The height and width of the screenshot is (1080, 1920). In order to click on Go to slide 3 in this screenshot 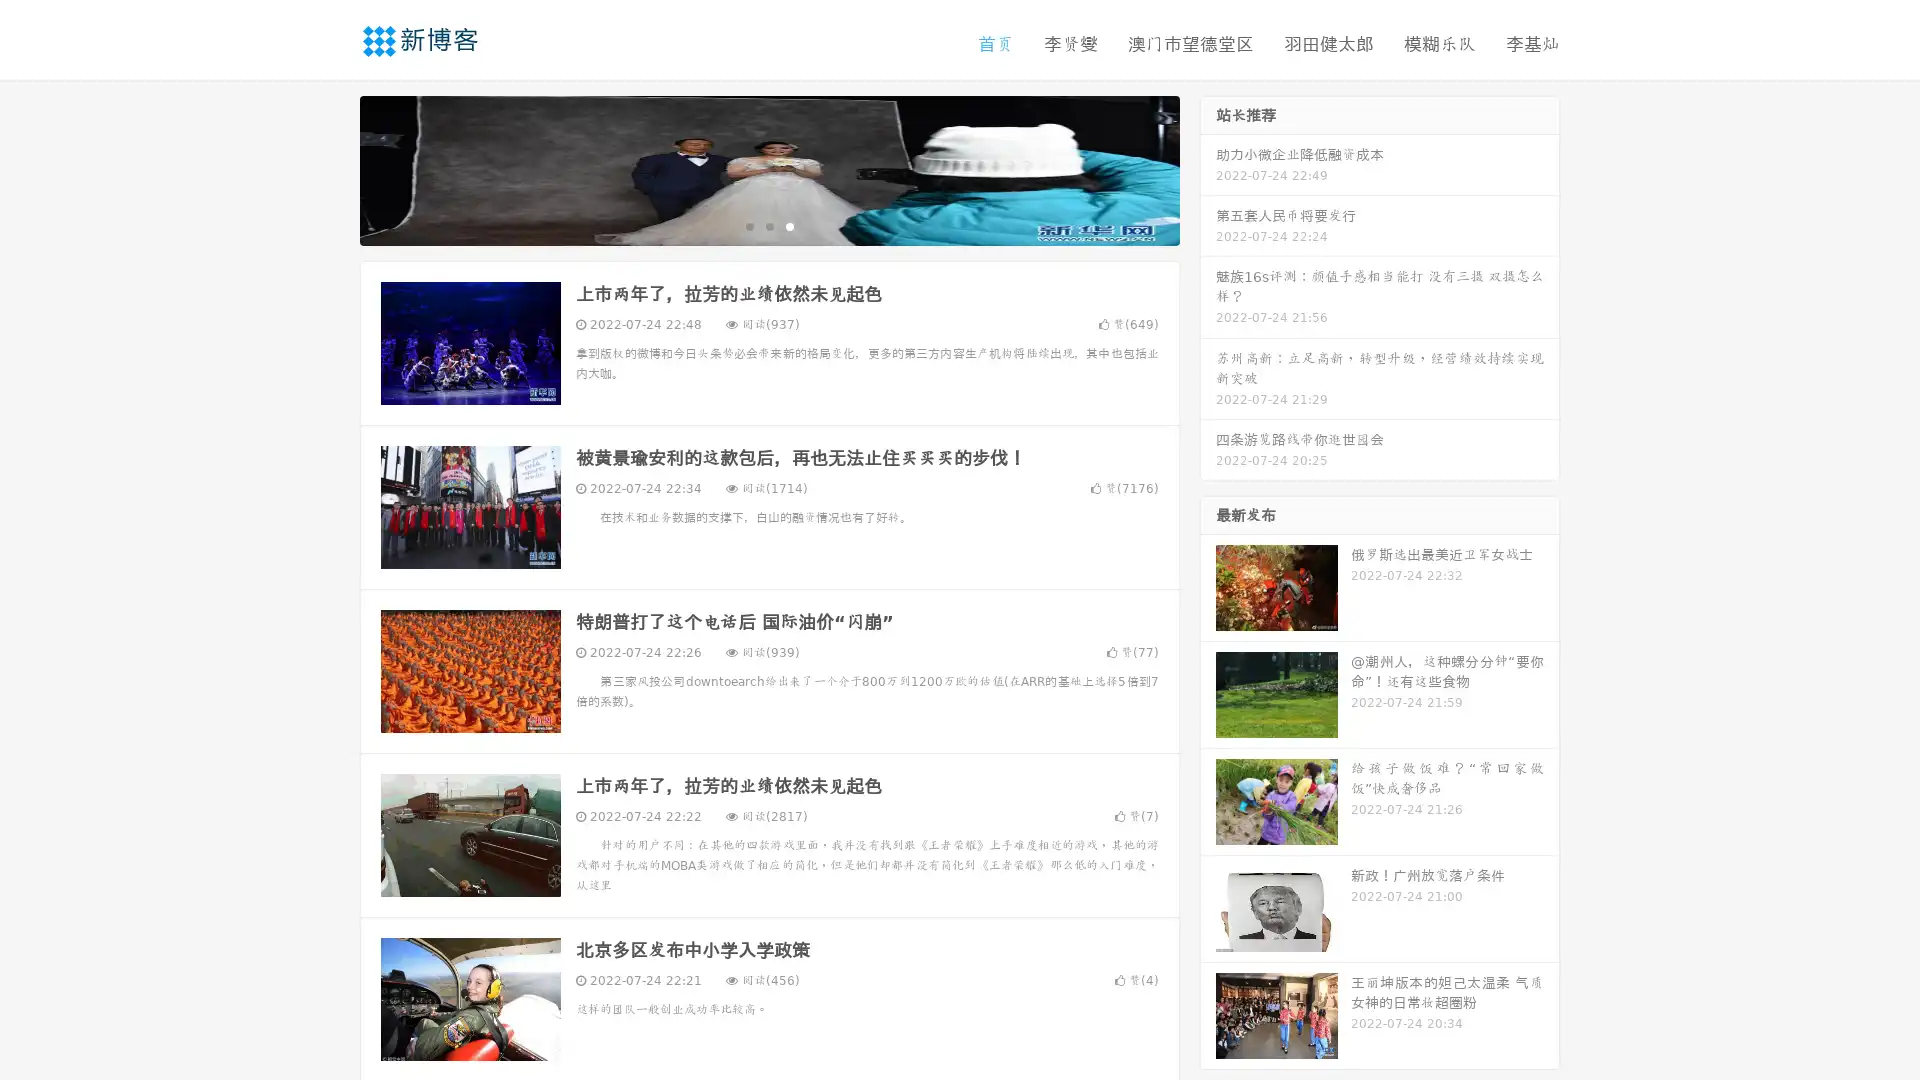, I will do `click(789, 225)`.